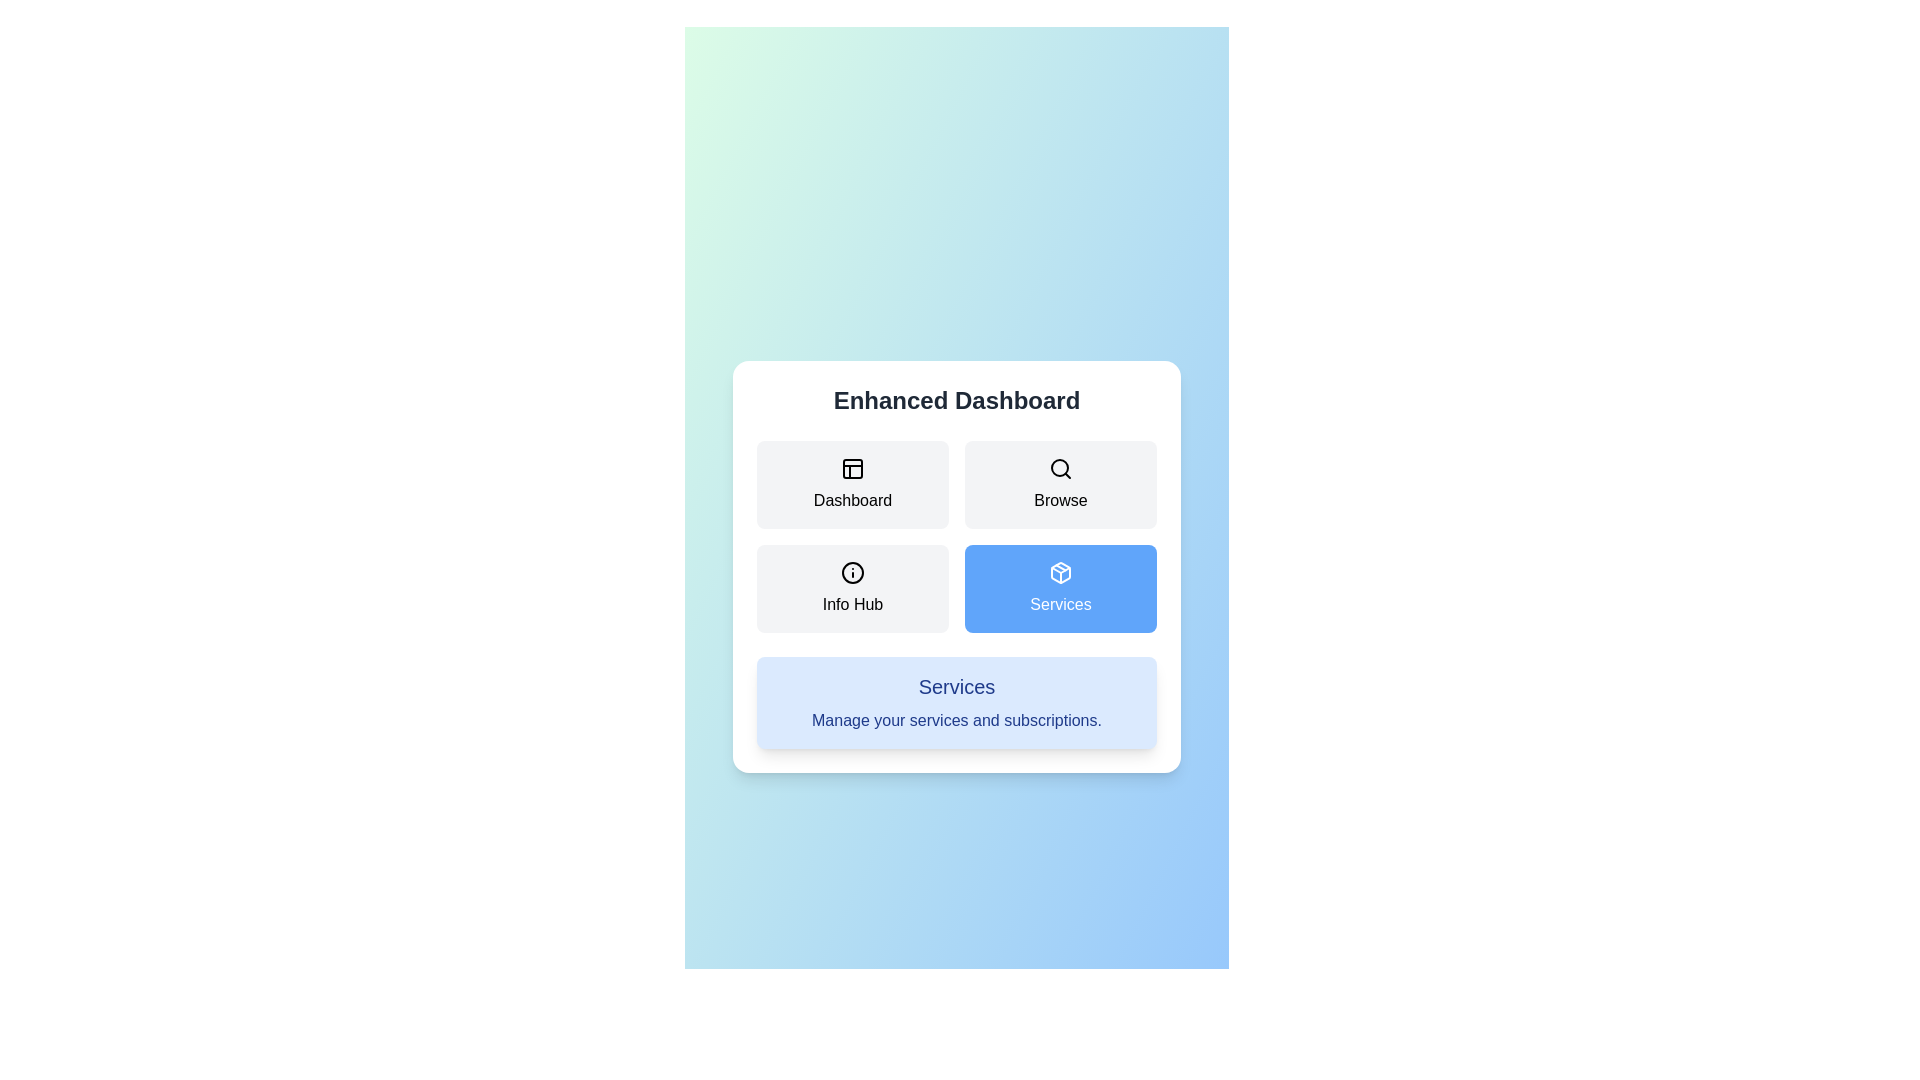 The height and width of the screenshot is (1080, 1920). I want to click on the main heading 'Enhanced Dashboard', so click(955, 401).